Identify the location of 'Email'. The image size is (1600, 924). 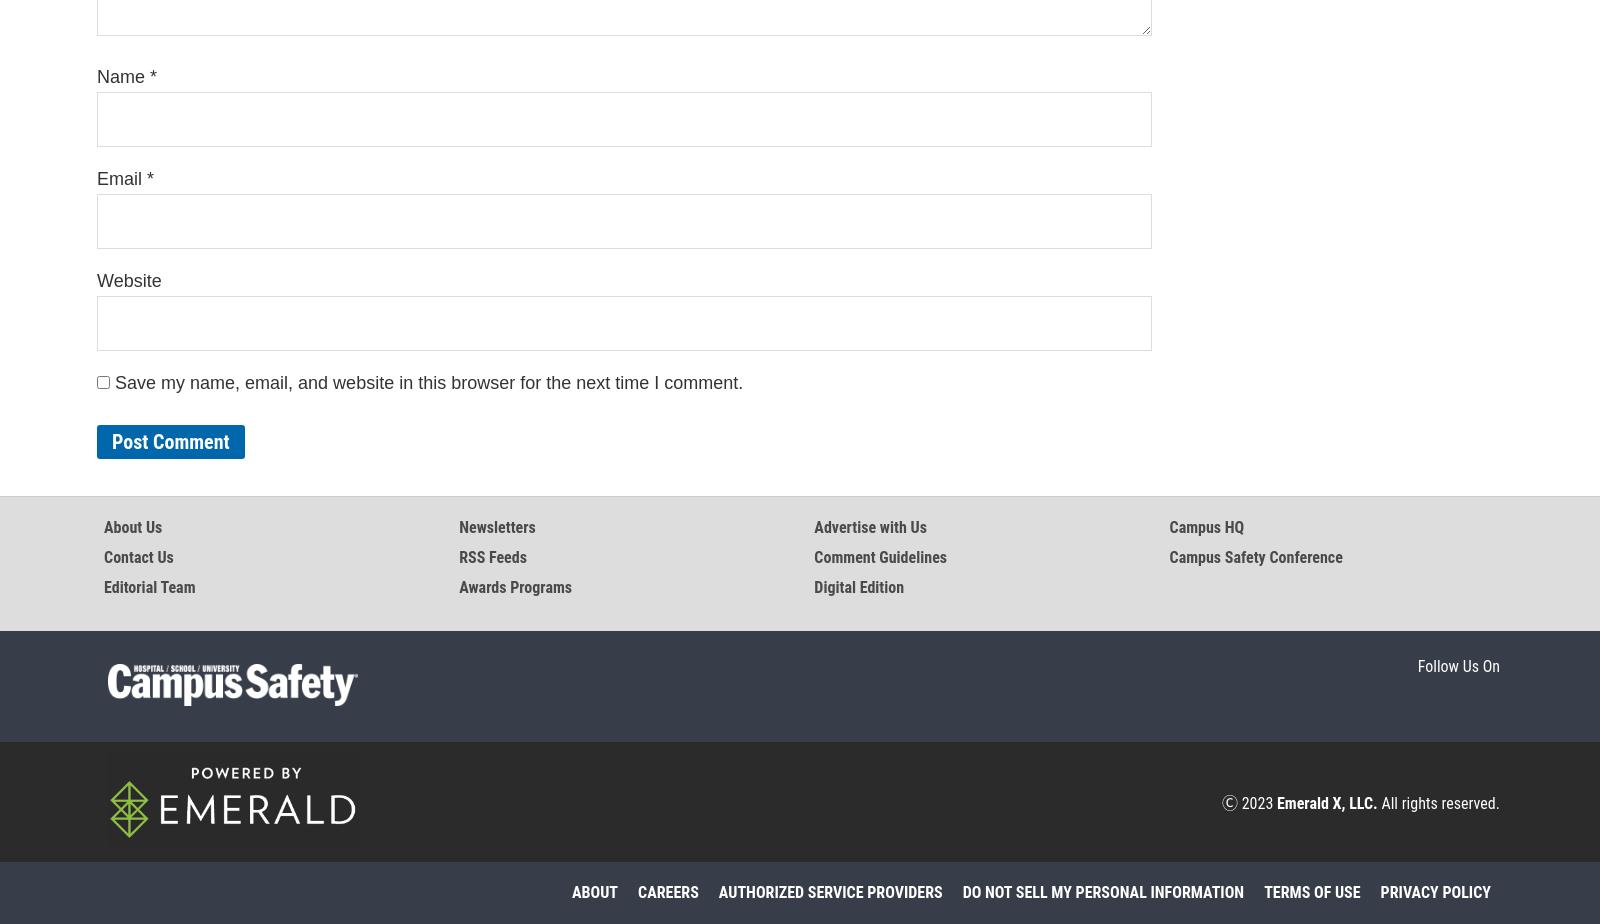
(120, 177).